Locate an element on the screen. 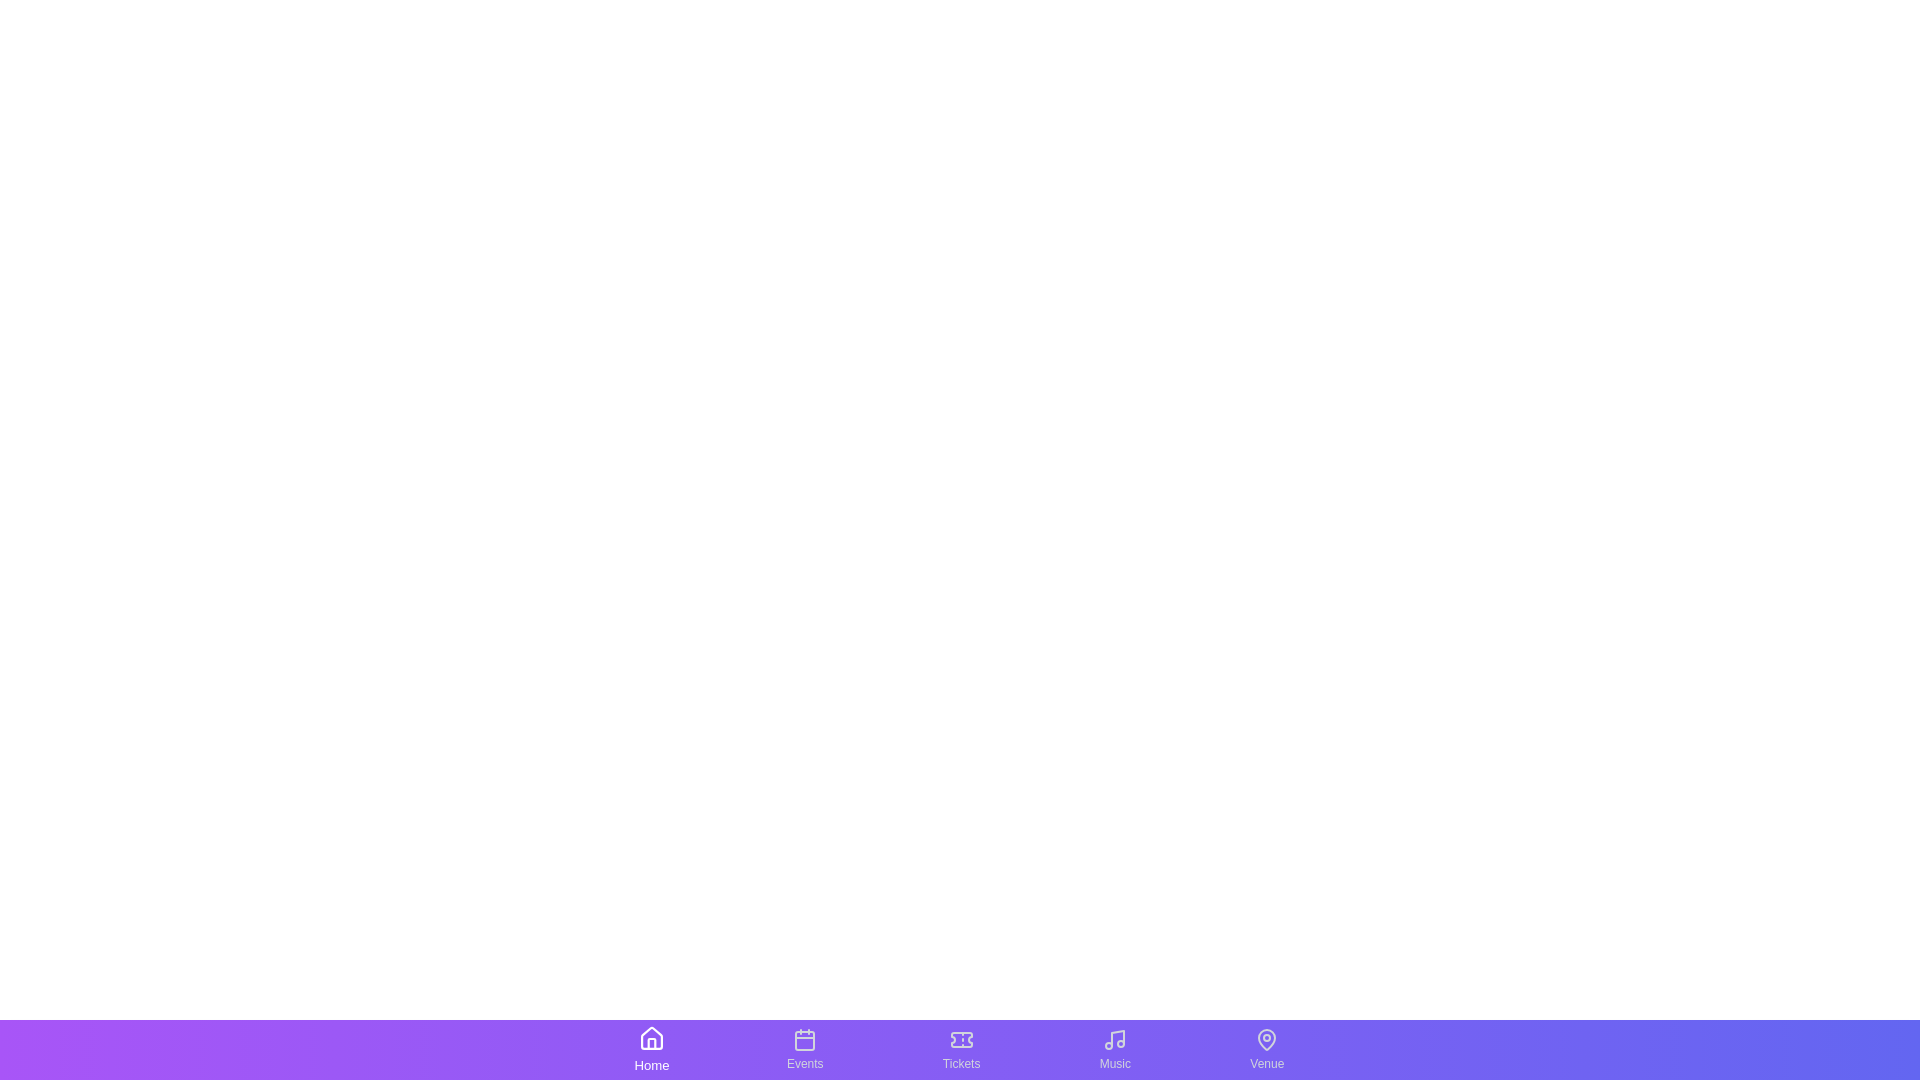 The width and height of the screenshot is (1920, 1080). the tab labeled Home to navigate to its section is located at coordinates (651, 1048).